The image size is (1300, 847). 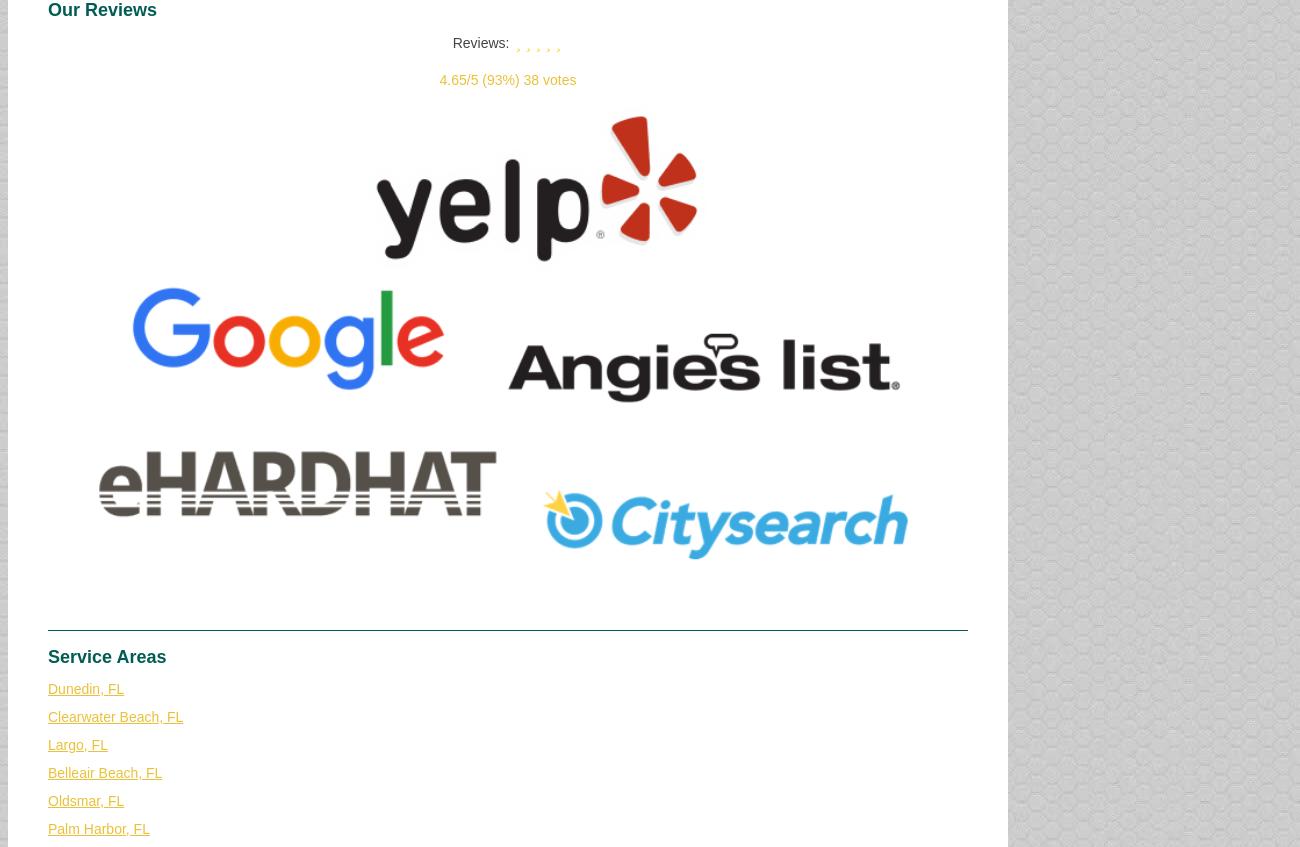 I want to click on '4.65', so click(x=451, y=80).